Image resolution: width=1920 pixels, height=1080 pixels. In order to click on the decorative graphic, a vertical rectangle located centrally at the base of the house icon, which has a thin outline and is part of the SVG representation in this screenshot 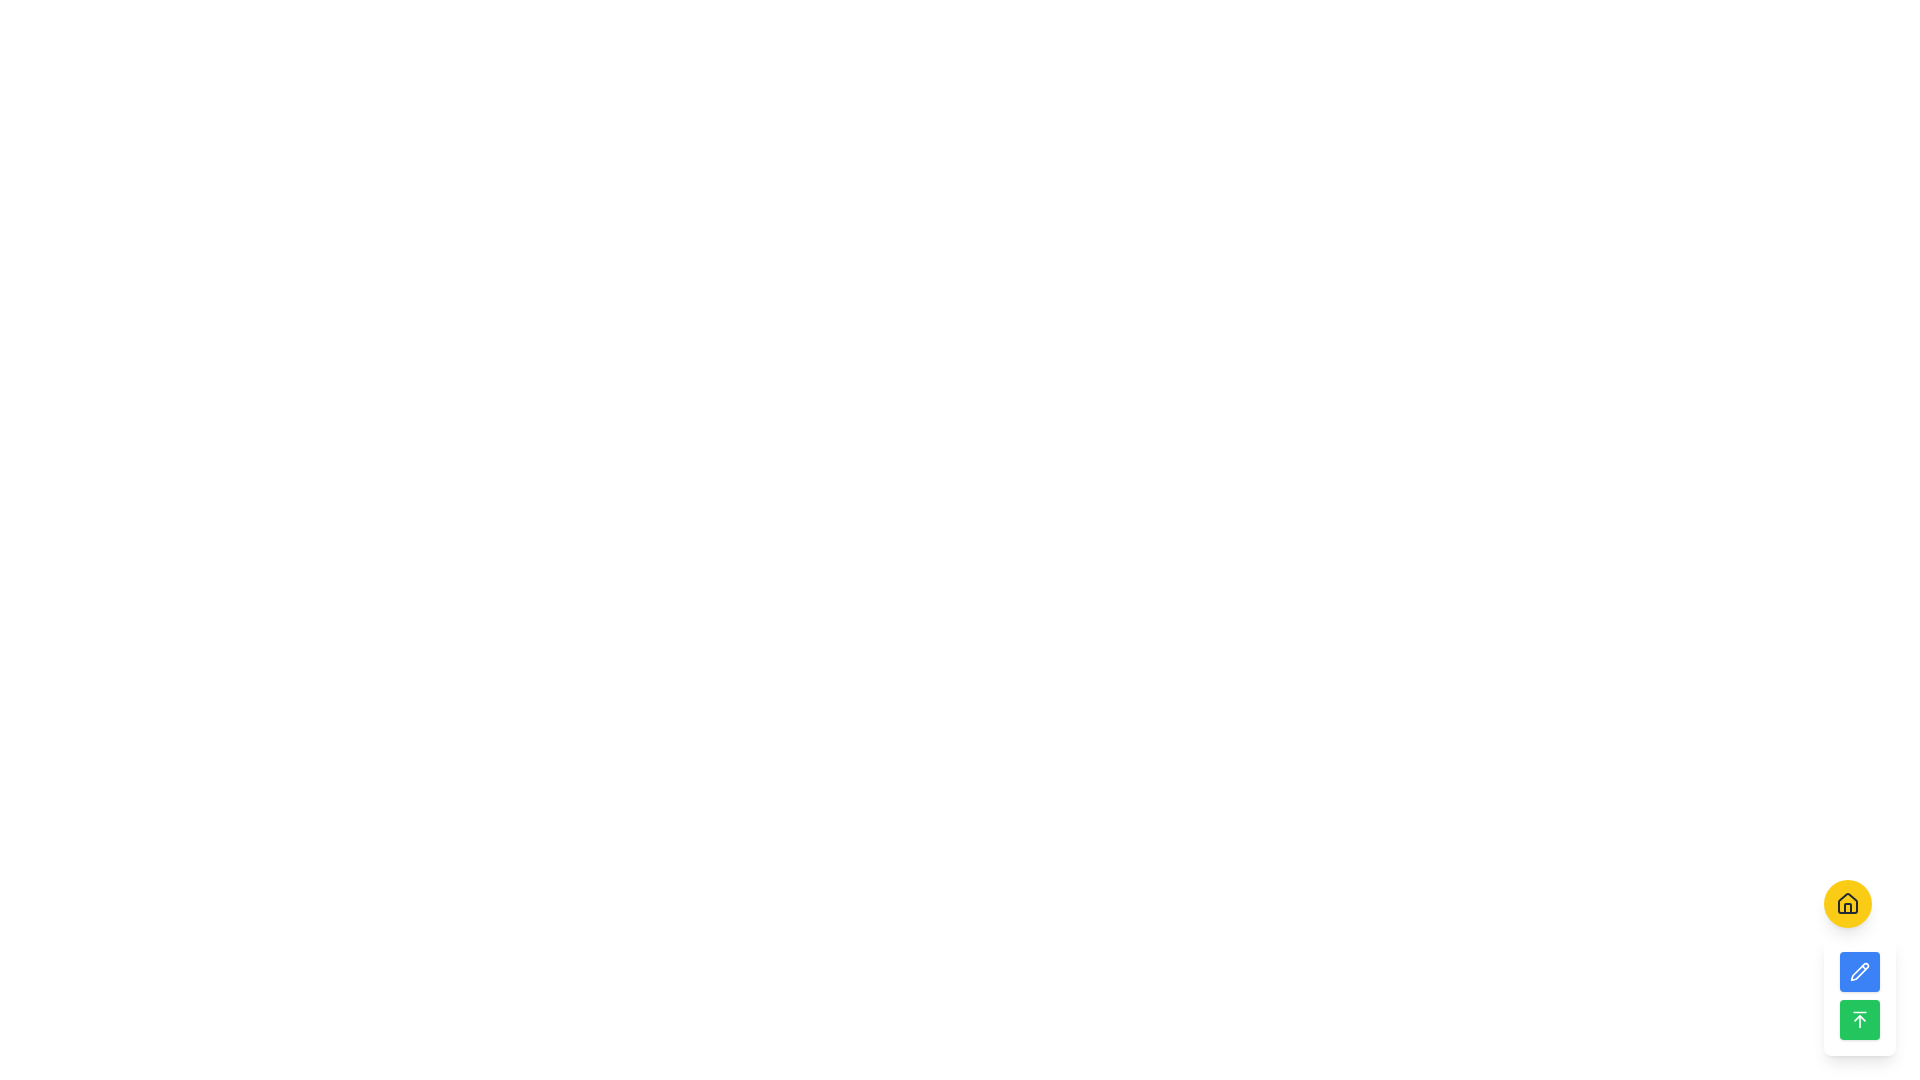, I will do `click(1847, 907)`.